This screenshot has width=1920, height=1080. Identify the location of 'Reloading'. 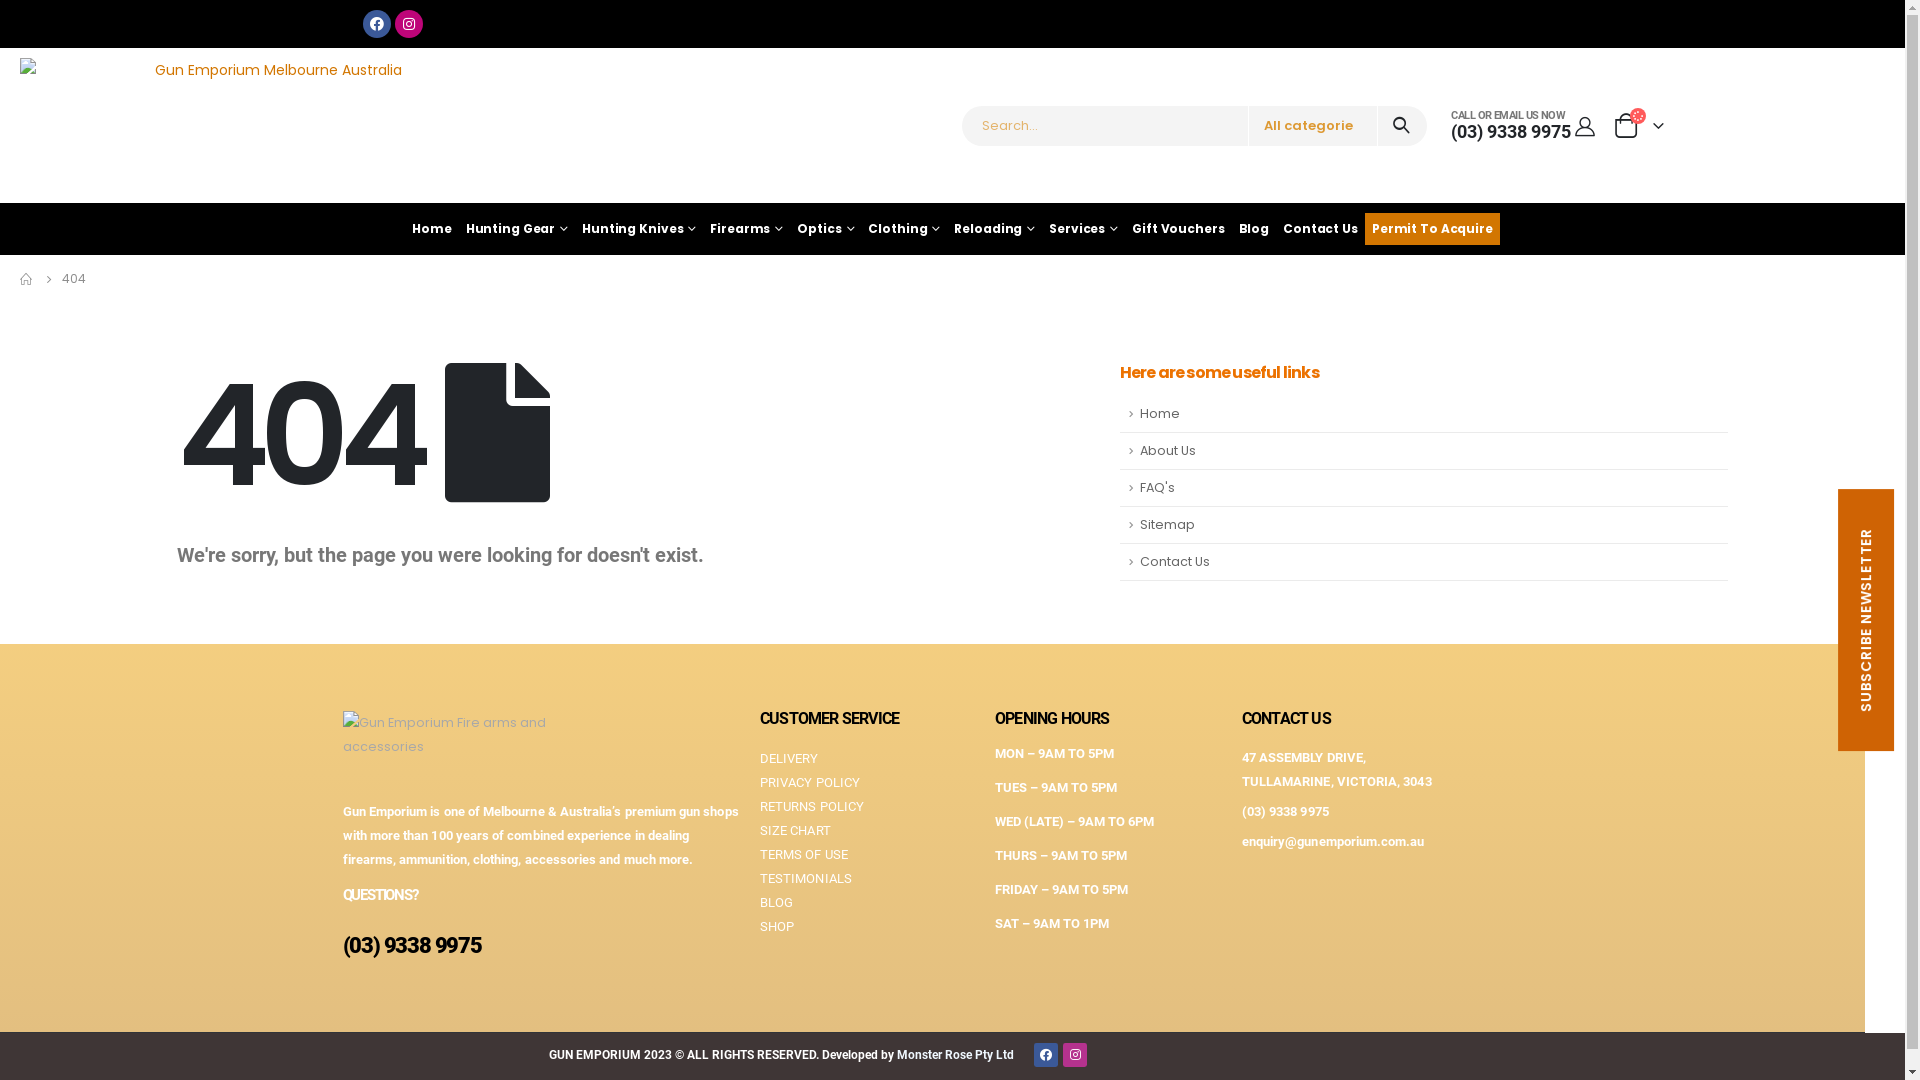
(945, 227).